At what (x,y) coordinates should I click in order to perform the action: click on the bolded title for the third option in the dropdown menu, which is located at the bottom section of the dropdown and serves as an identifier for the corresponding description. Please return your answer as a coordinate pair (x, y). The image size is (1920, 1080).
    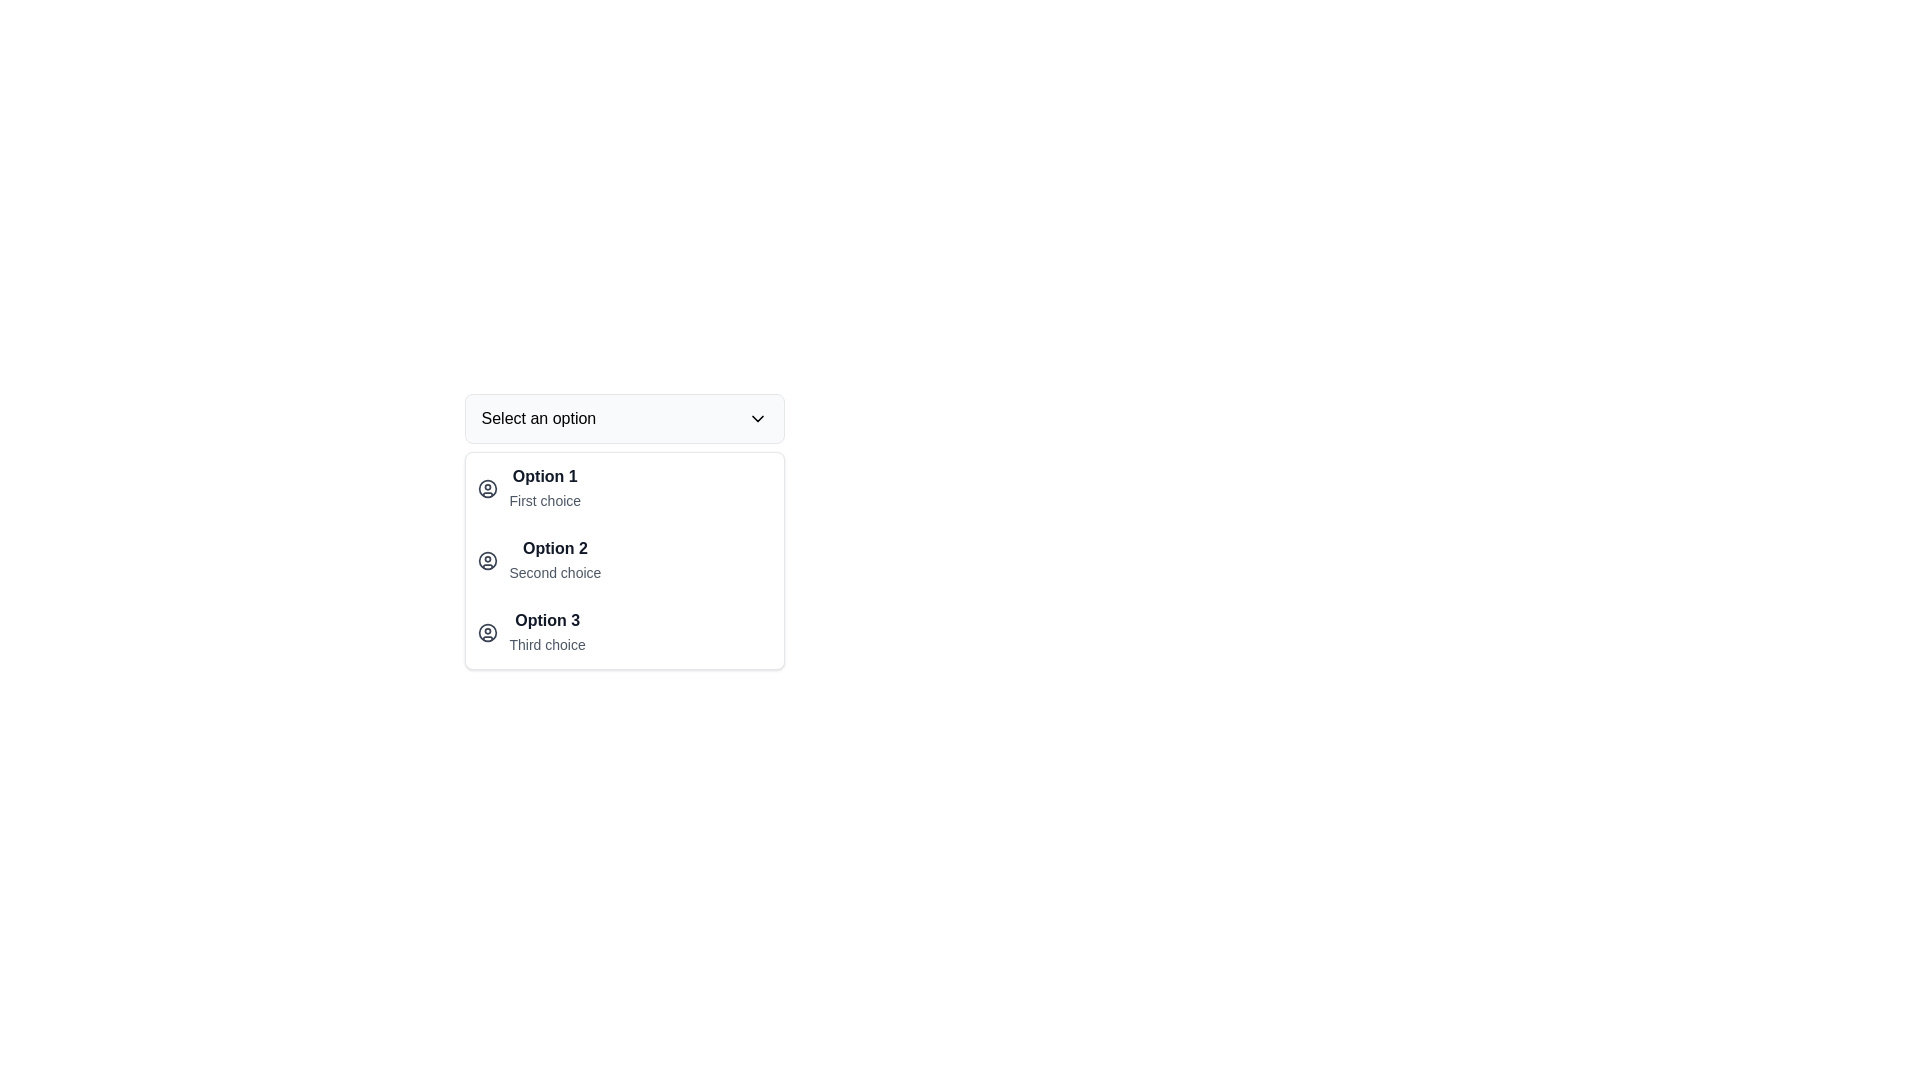
    Looking at the image, I should click on (547, 620).